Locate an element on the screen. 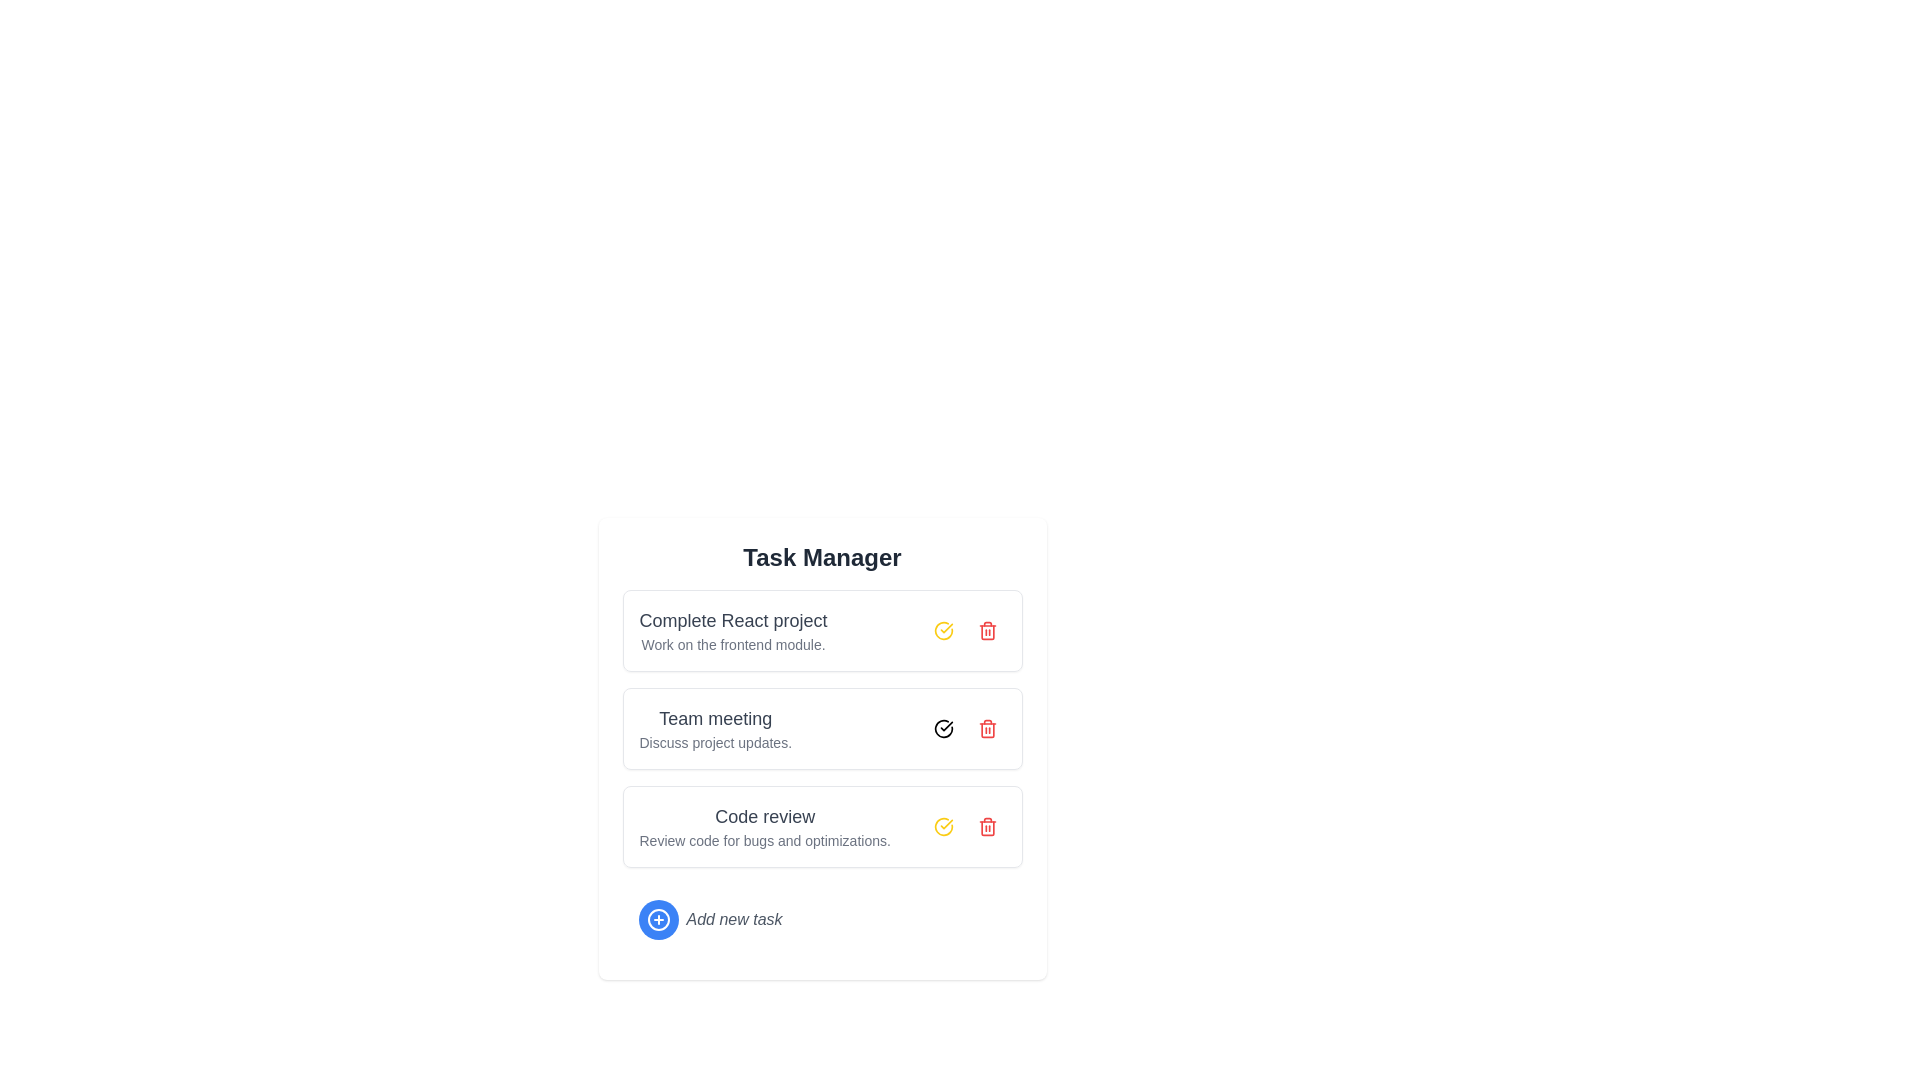 The height and width of the screenshot is (1080, 1920). the icon that indicates the status of the 'Team meeting' task is located at coordinates (942, 826).